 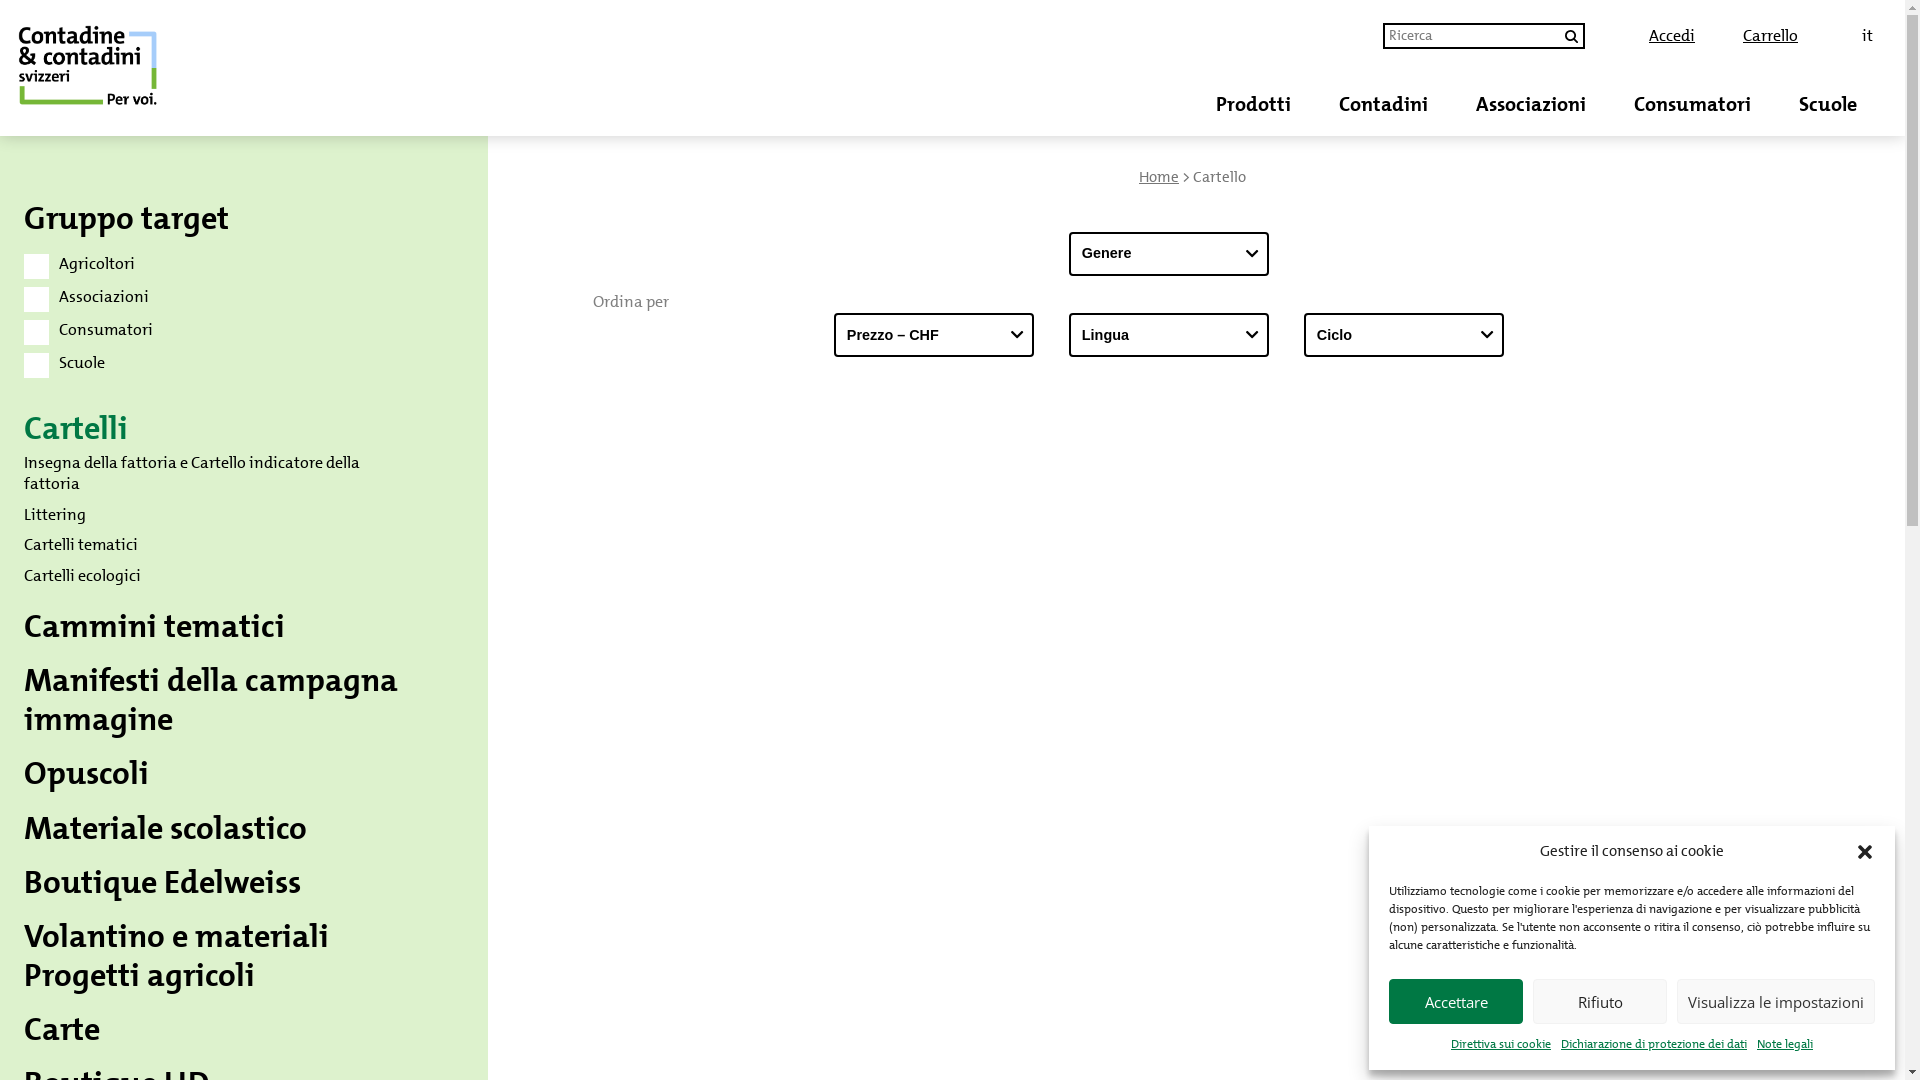 What do you see at coordinates (1169, 334) in the screenshot?
I see `'Lingua'` at bounding box center [1169, 334].